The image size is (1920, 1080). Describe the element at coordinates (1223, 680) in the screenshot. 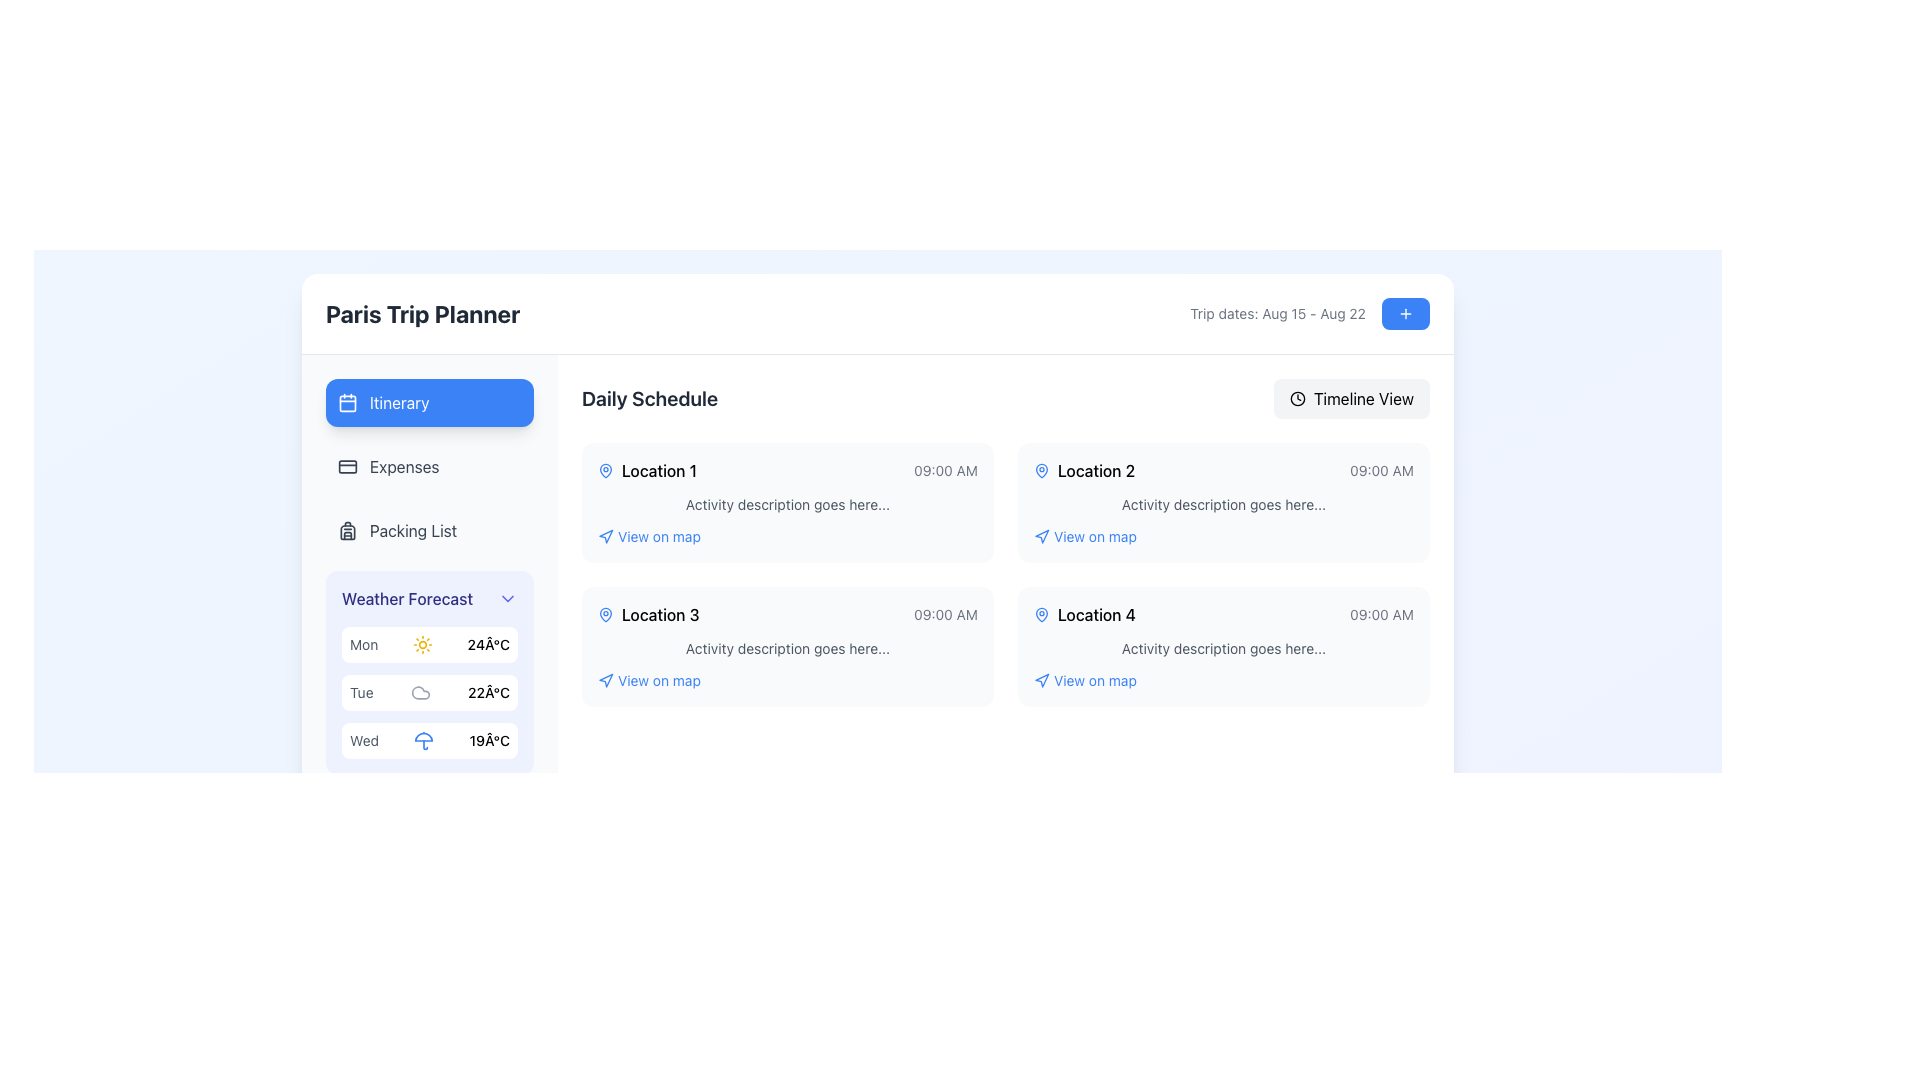

I see `the interactive link/button that reads 'View on map' located in the fourth card of the 'Daily Schedule' section under 'Location 4' to visualize its clickable nature` at that location.